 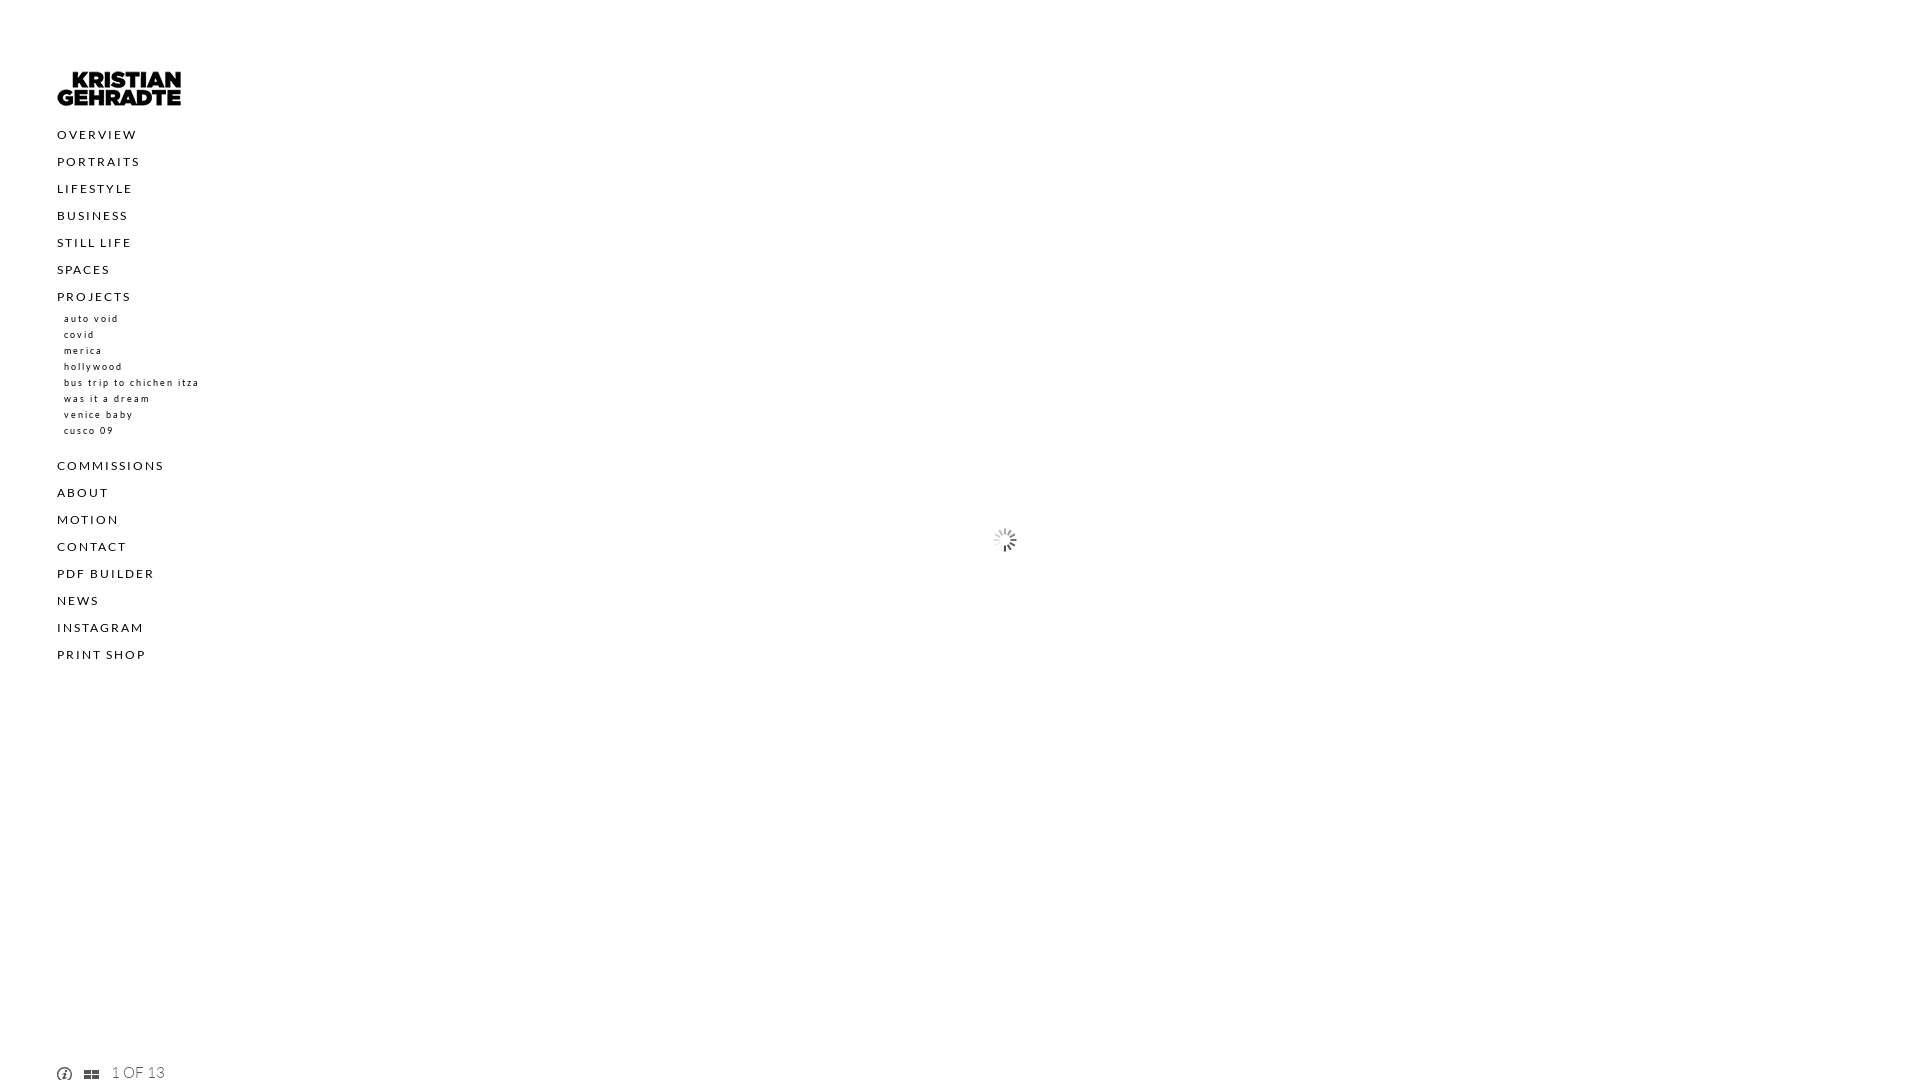 What do you see at coordinates (95, 134) in the screenshot?
I see `'OVERVIEW'` at bounding box center [95, 134].